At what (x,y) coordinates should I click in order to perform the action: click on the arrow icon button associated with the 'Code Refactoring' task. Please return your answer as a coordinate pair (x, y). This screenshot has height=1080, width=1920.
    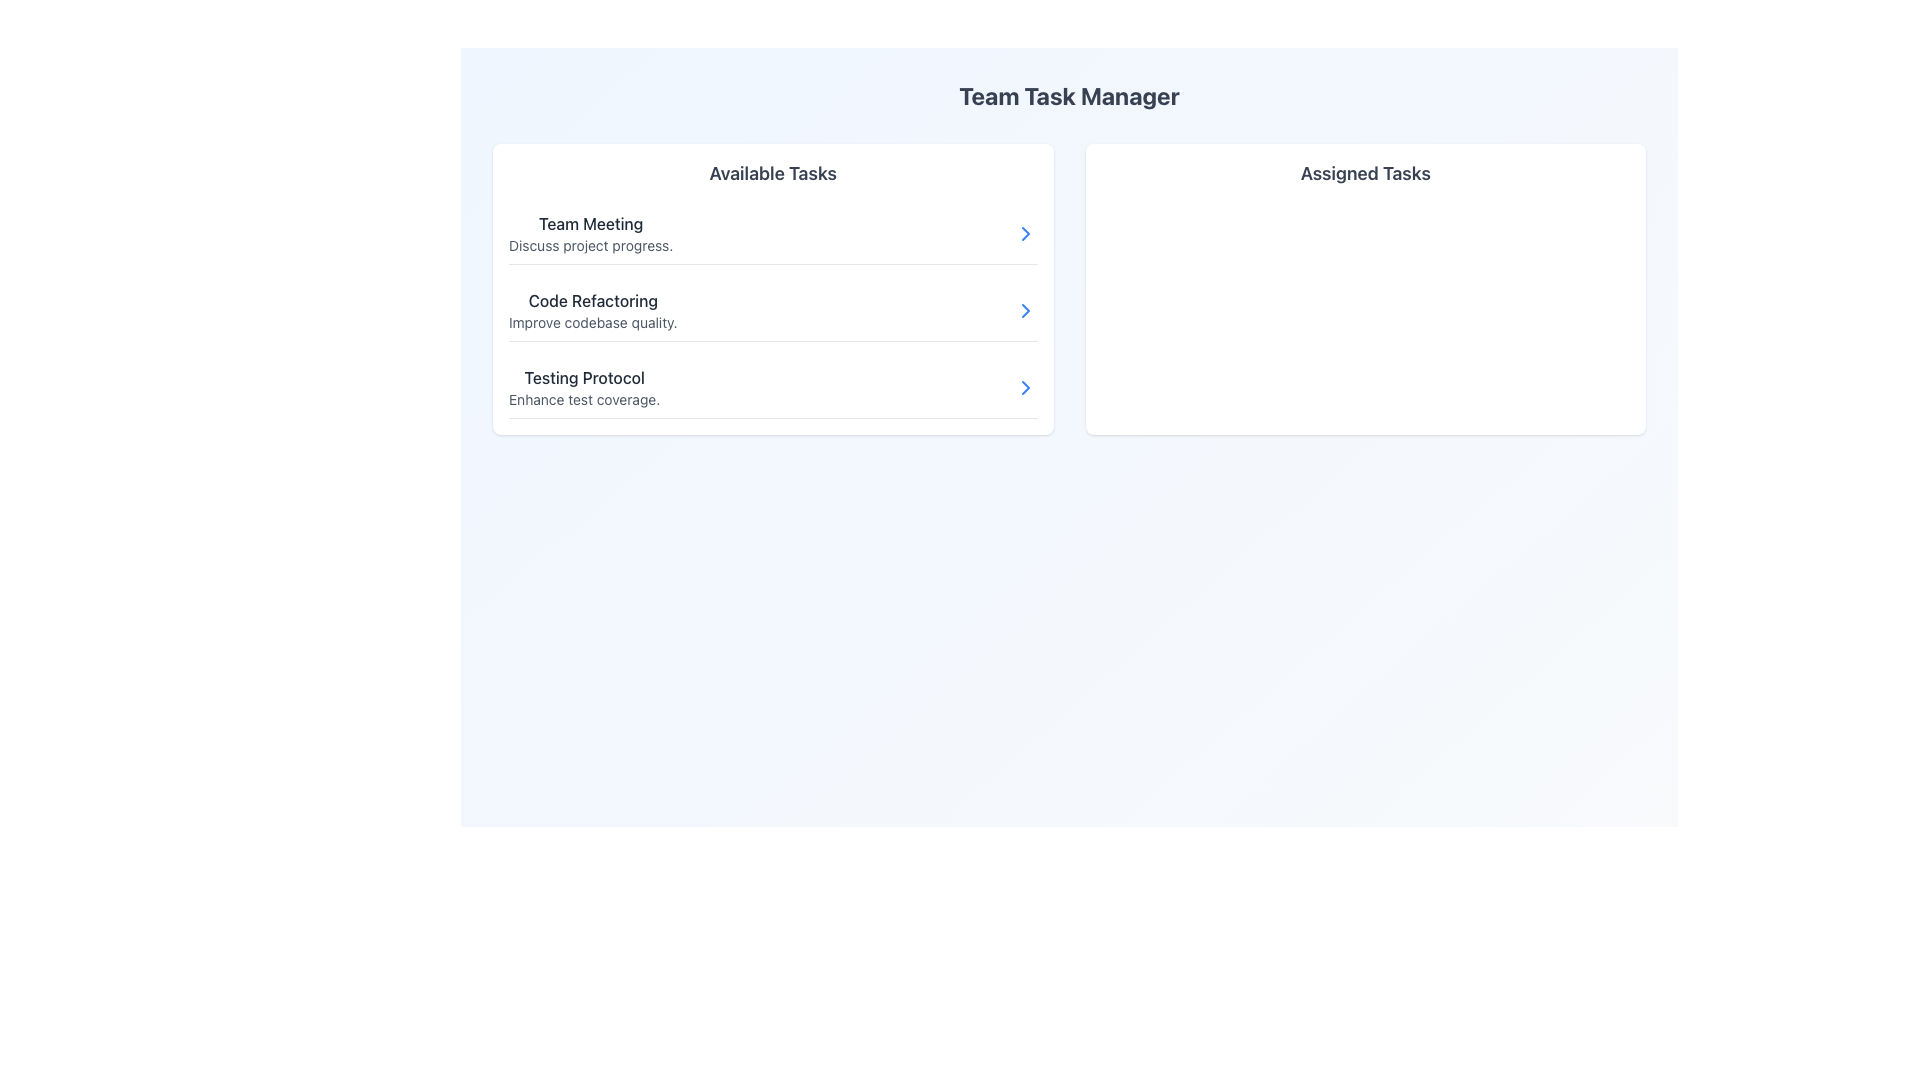
    Looking at the image, I should click on (1025, 311).